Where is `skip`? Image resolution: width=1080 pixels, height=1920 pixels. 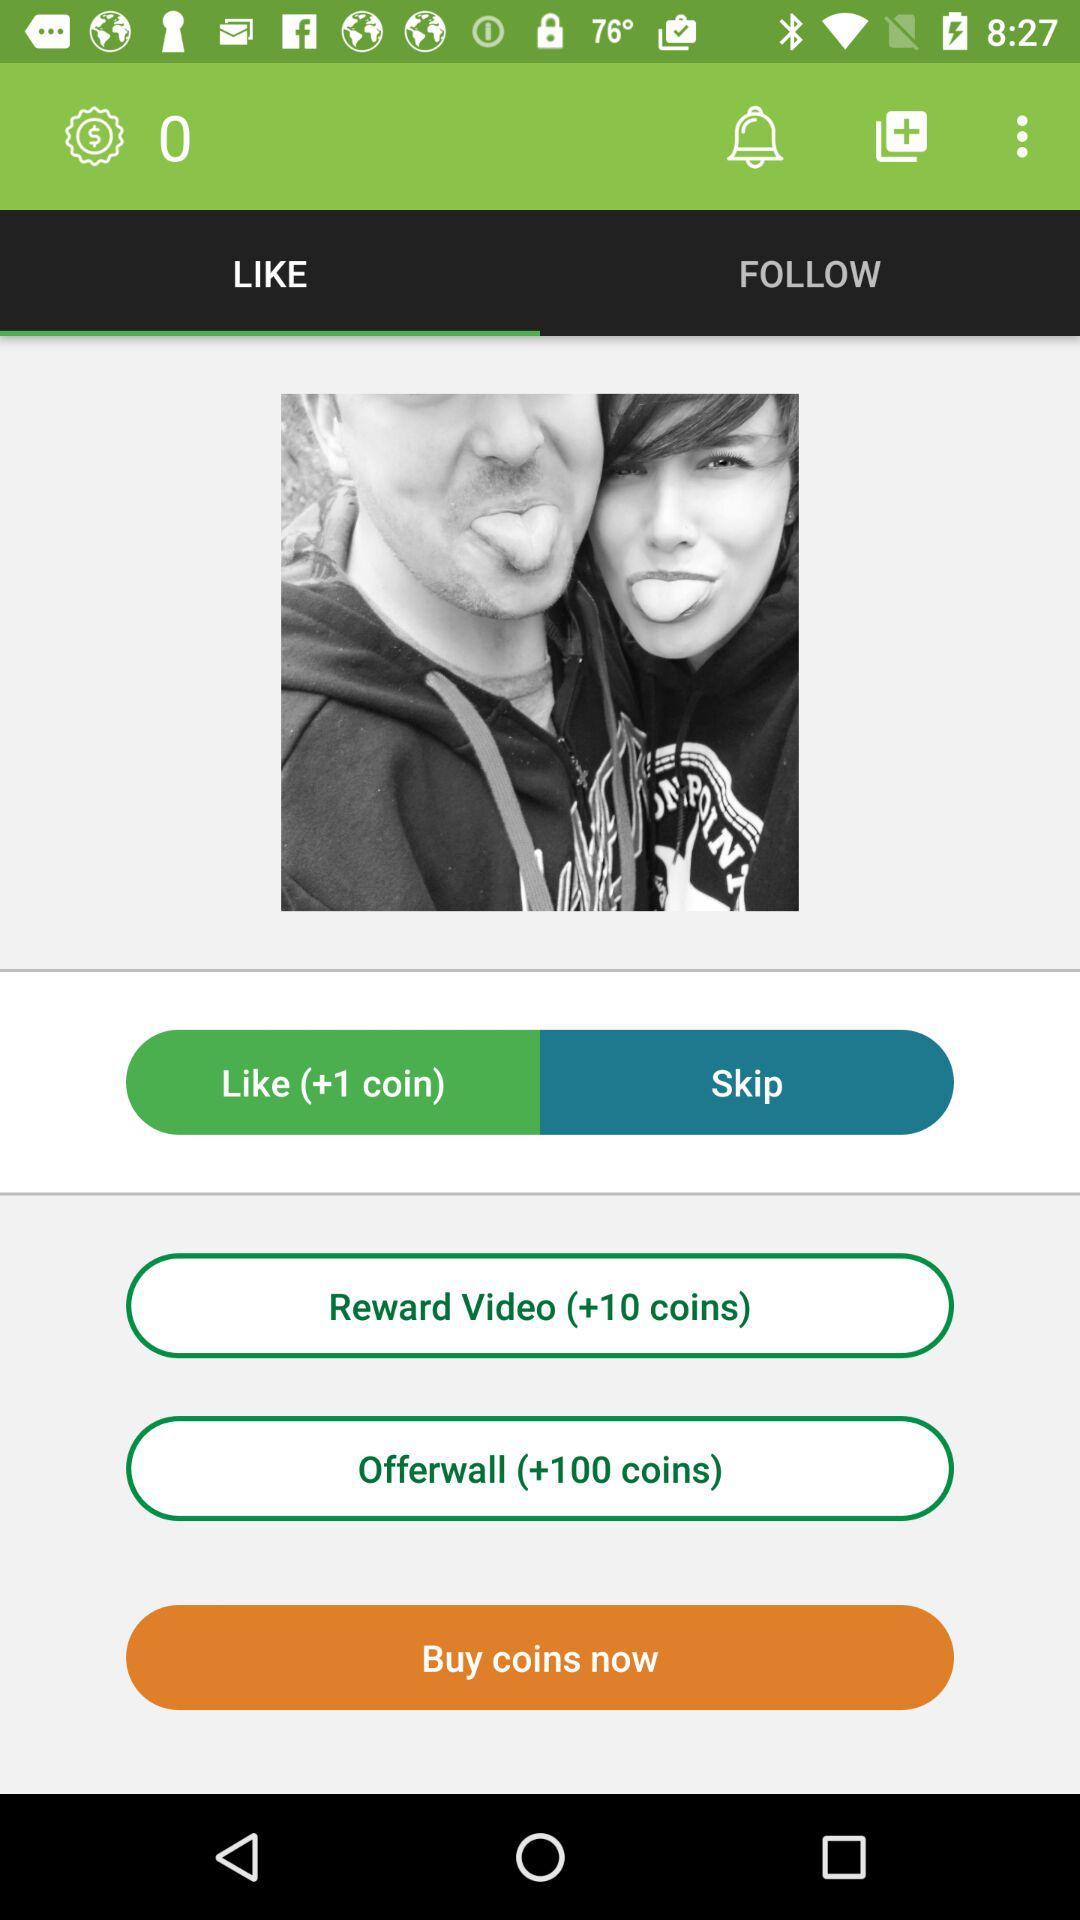
skip is located at coordinates (747, 1081).